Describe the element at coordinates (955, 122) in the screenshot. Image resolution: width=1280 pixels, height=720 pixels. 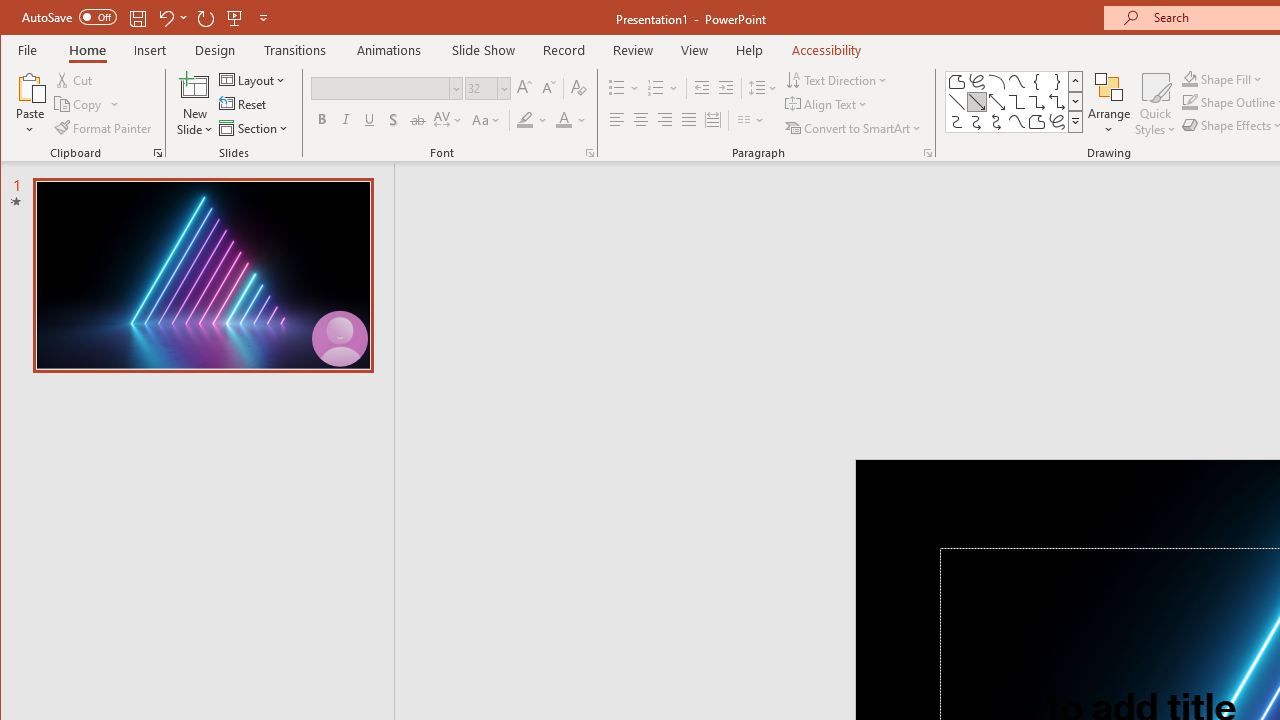
I see `'Connector: Curved'` at that location.